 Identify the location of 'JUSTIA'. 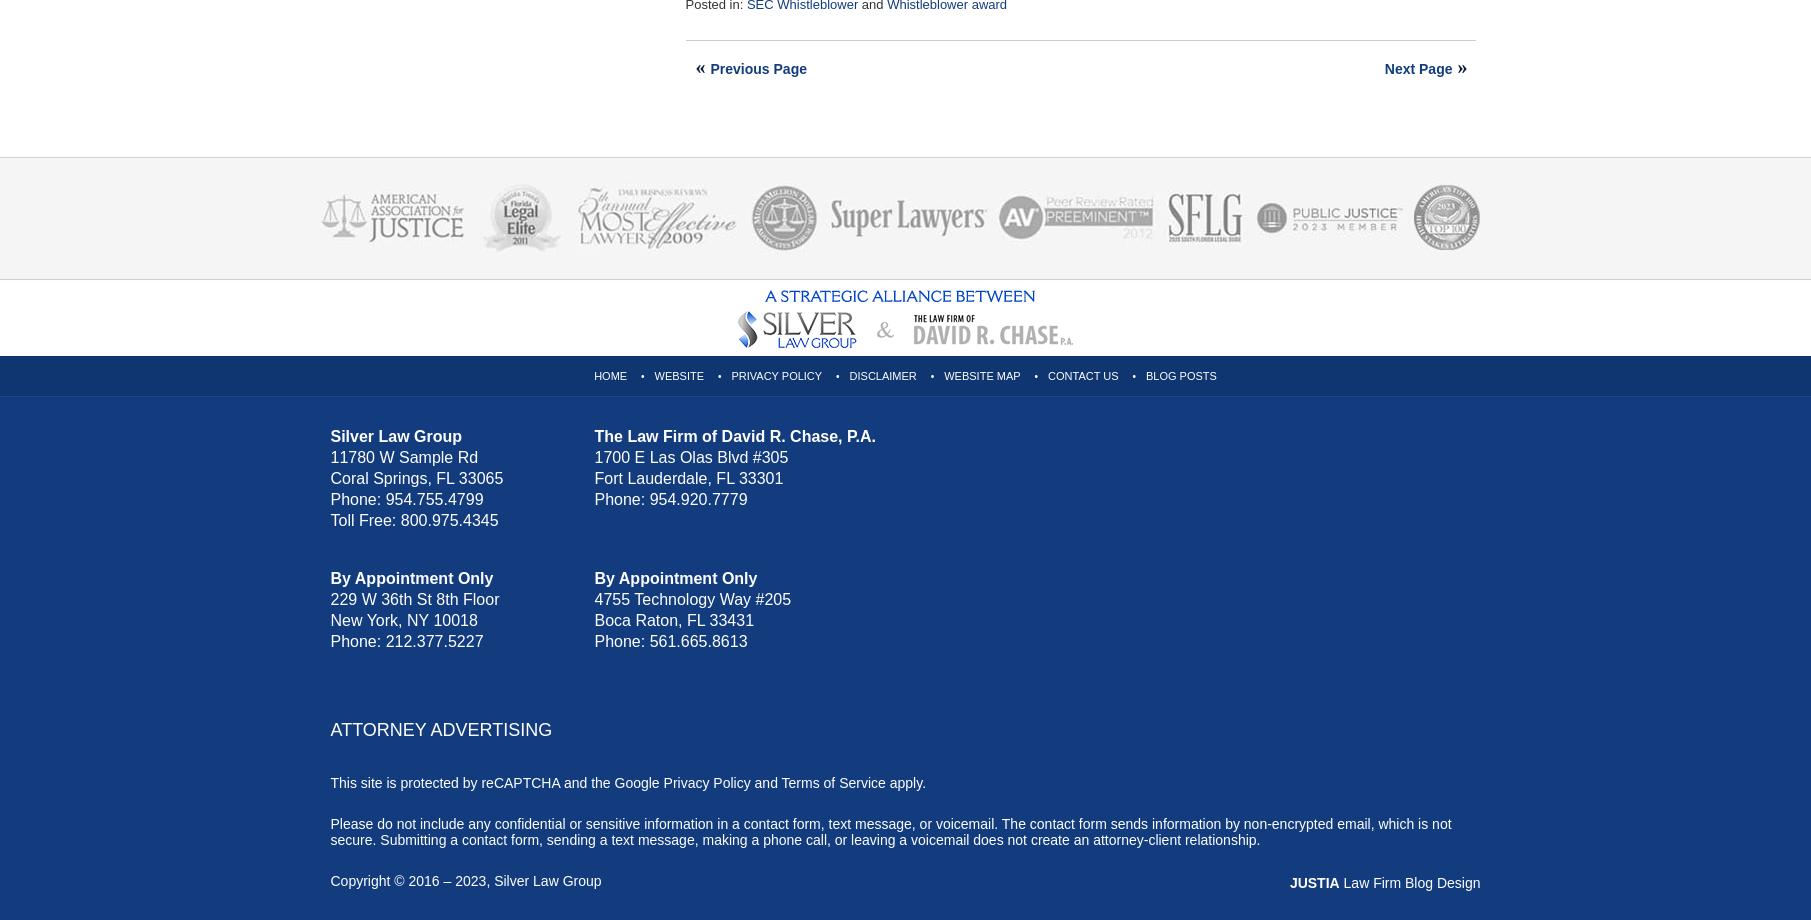
(1289, 881).